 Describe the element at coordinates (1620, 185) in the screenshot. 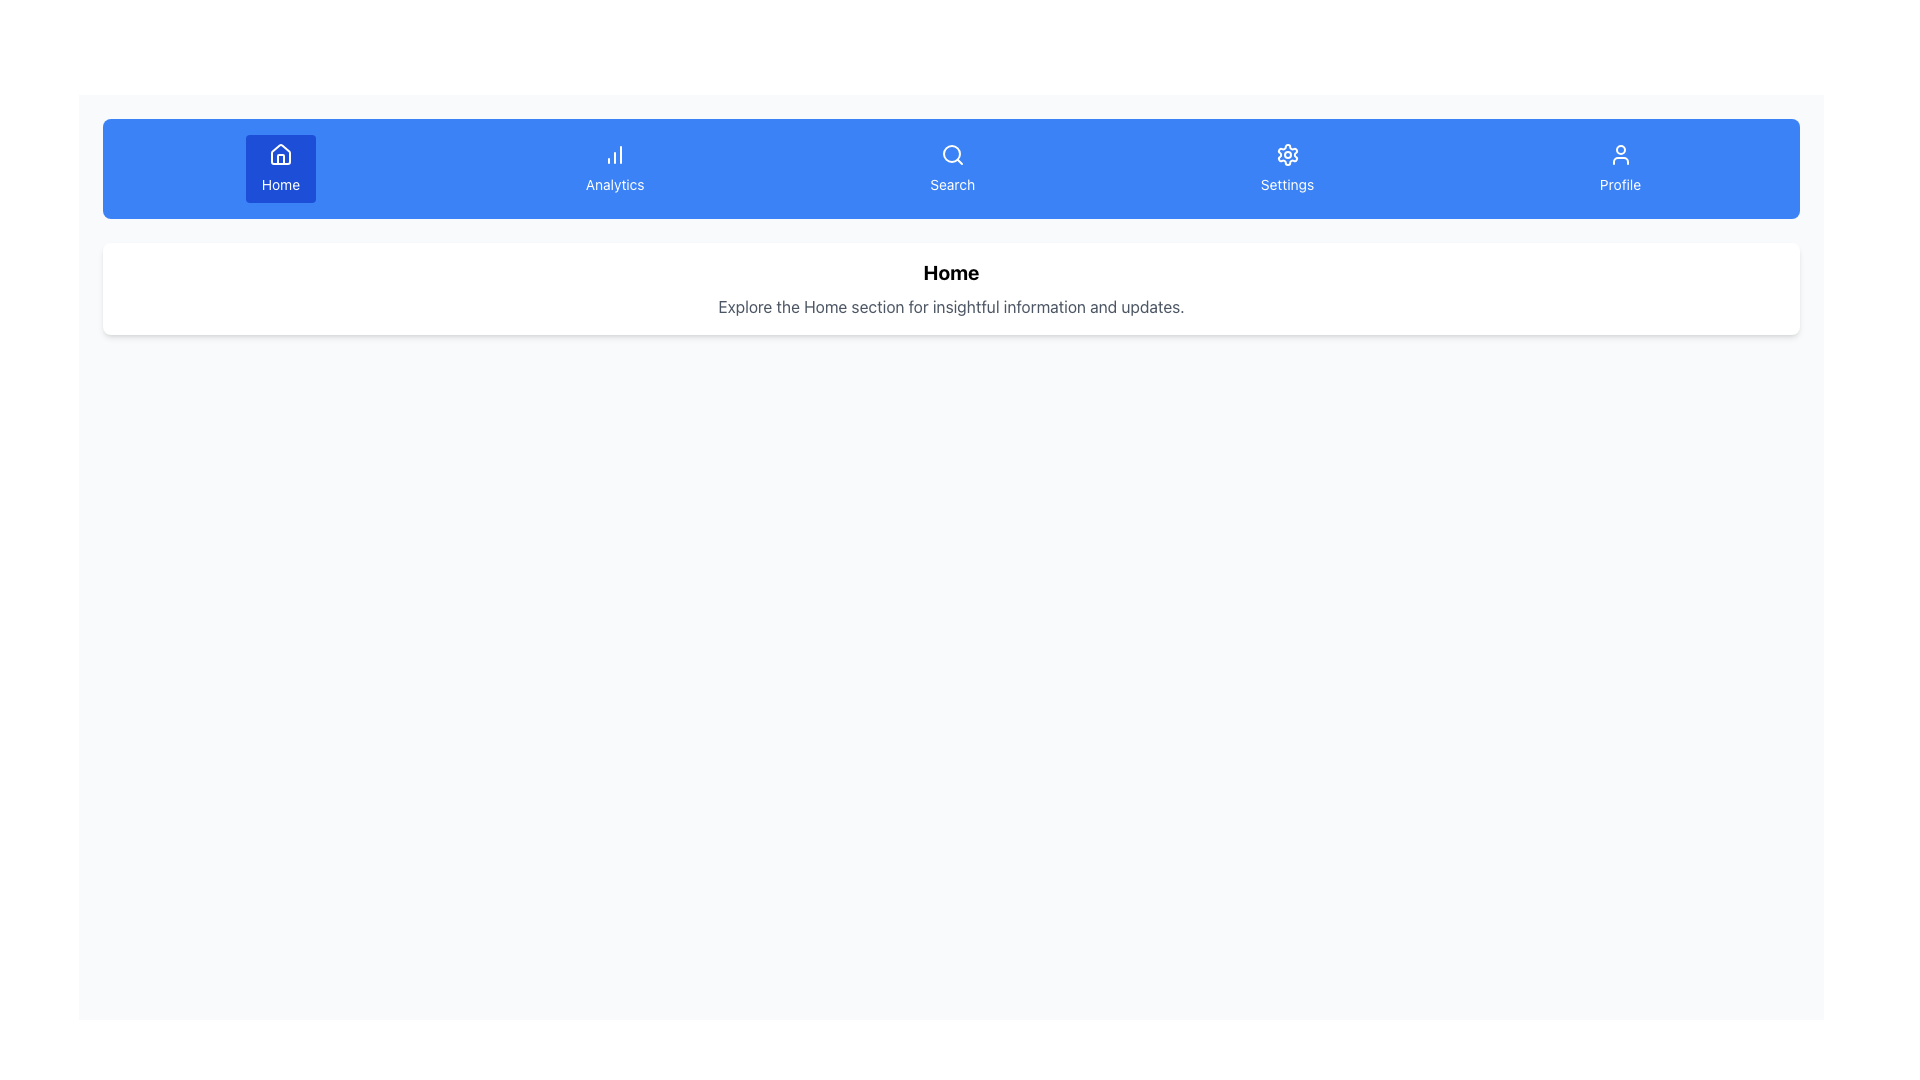

I see `the text label displaying 'Profile' located at the far right of the navigation bar, which is below the user profile icon` at that location.